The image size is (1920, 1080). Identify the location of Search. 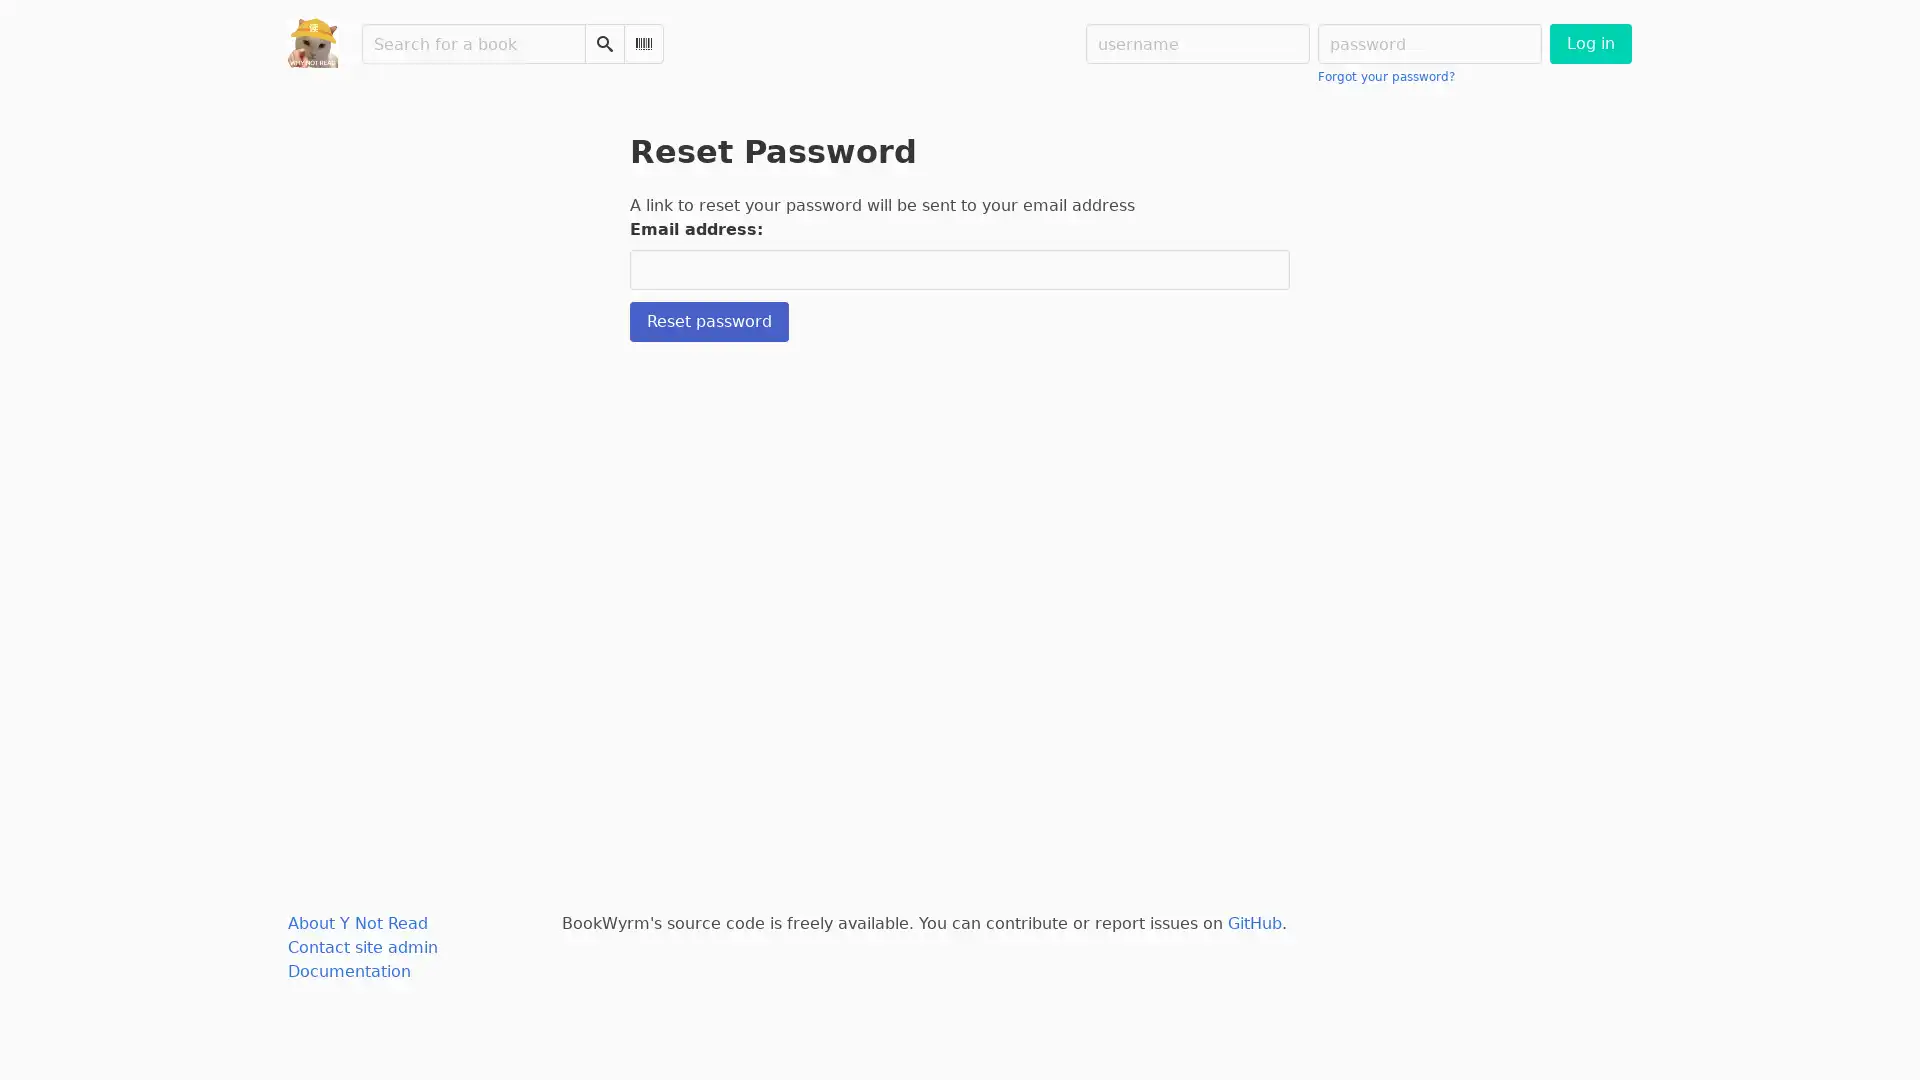
(603, 43).